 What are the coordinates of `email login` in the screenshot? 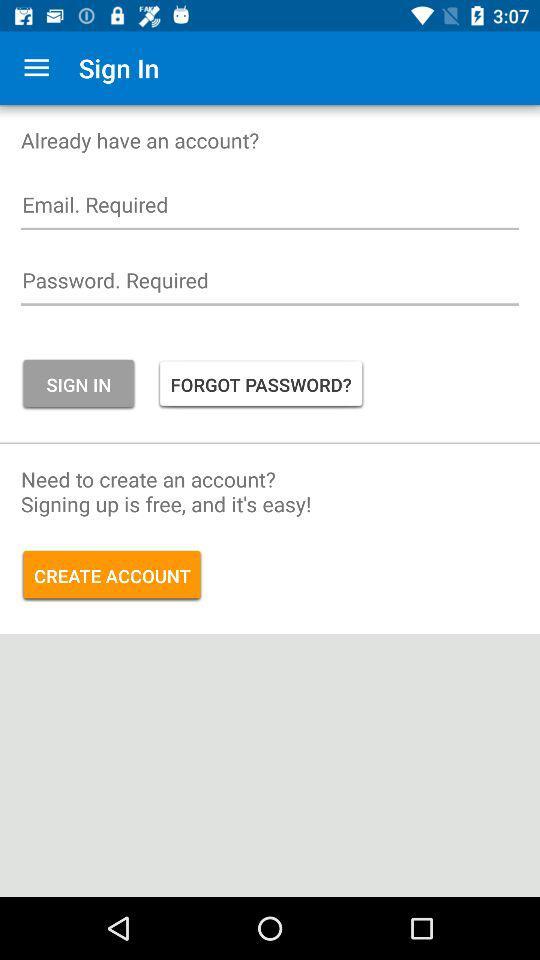 It's located at (270, 210).